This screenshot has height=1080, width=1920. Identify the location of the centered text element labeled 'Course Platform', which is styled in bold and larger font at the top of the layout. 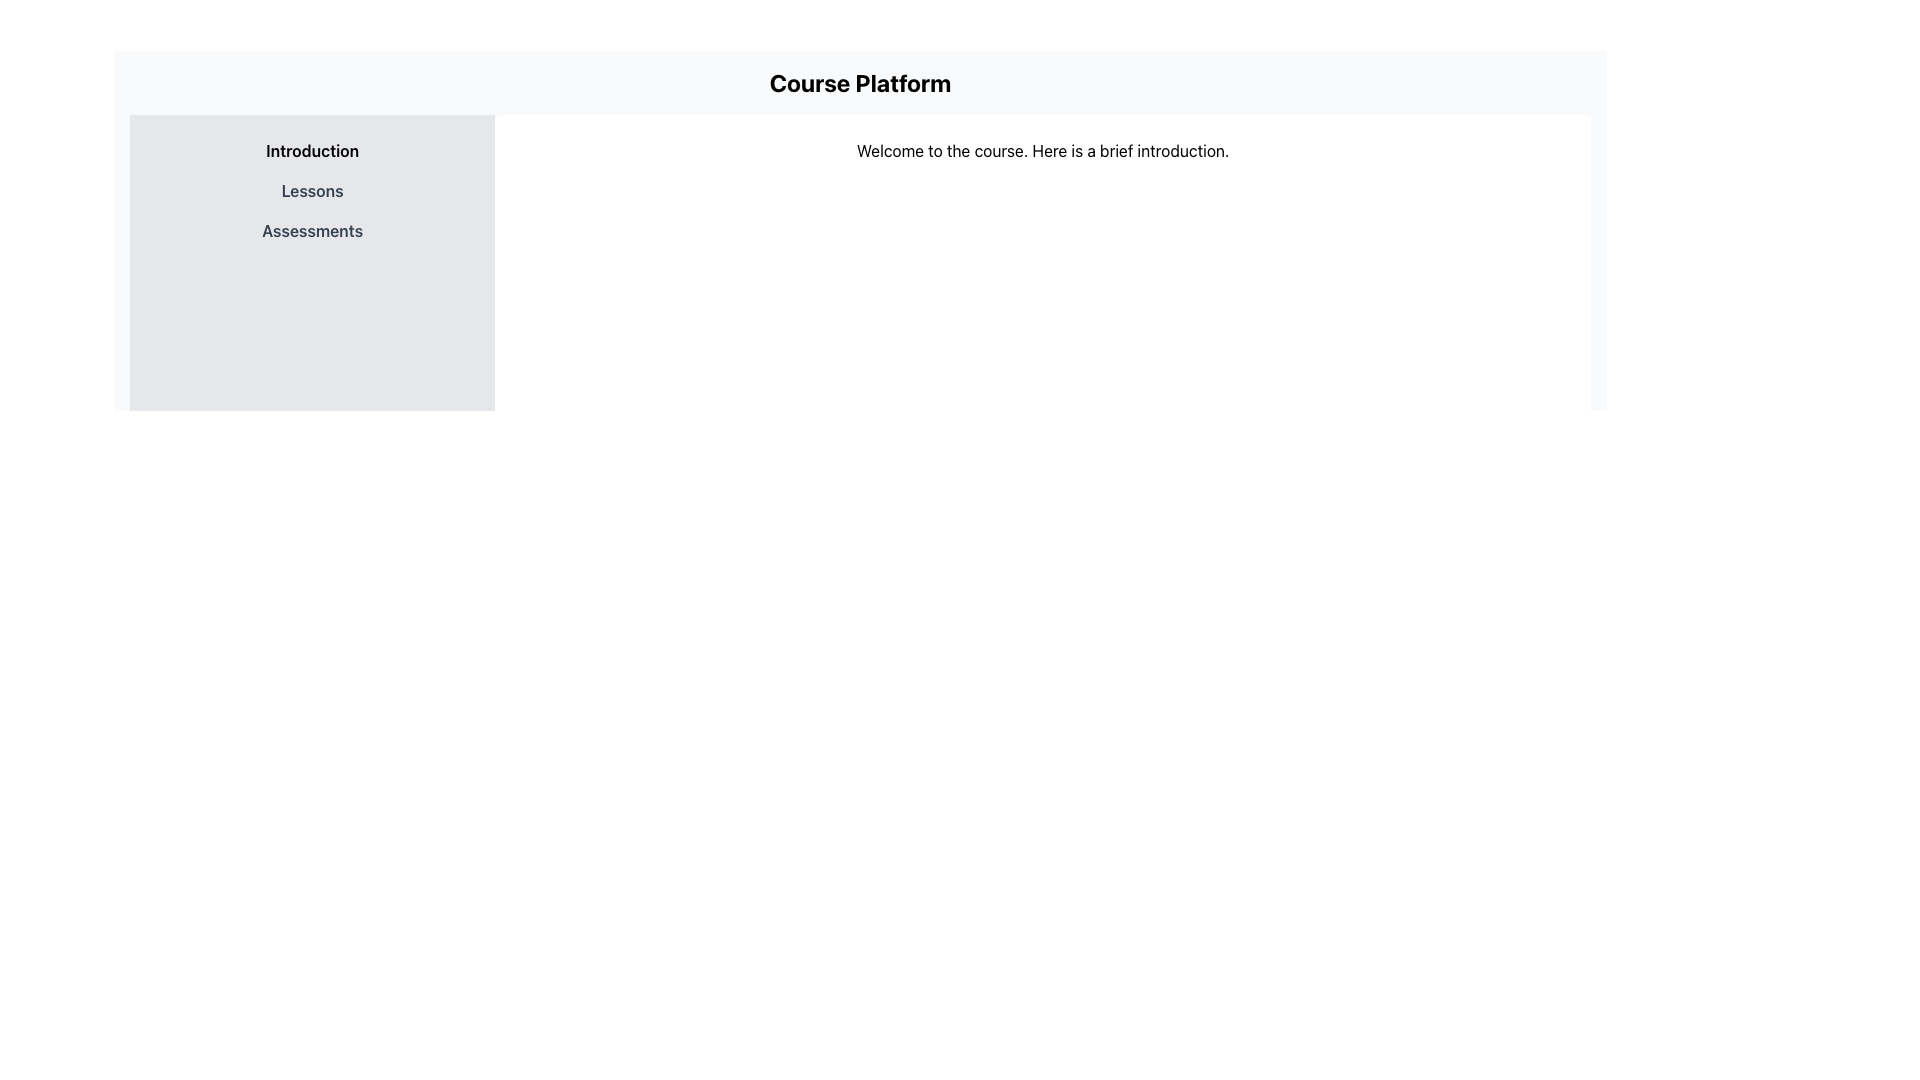
(860, 82).